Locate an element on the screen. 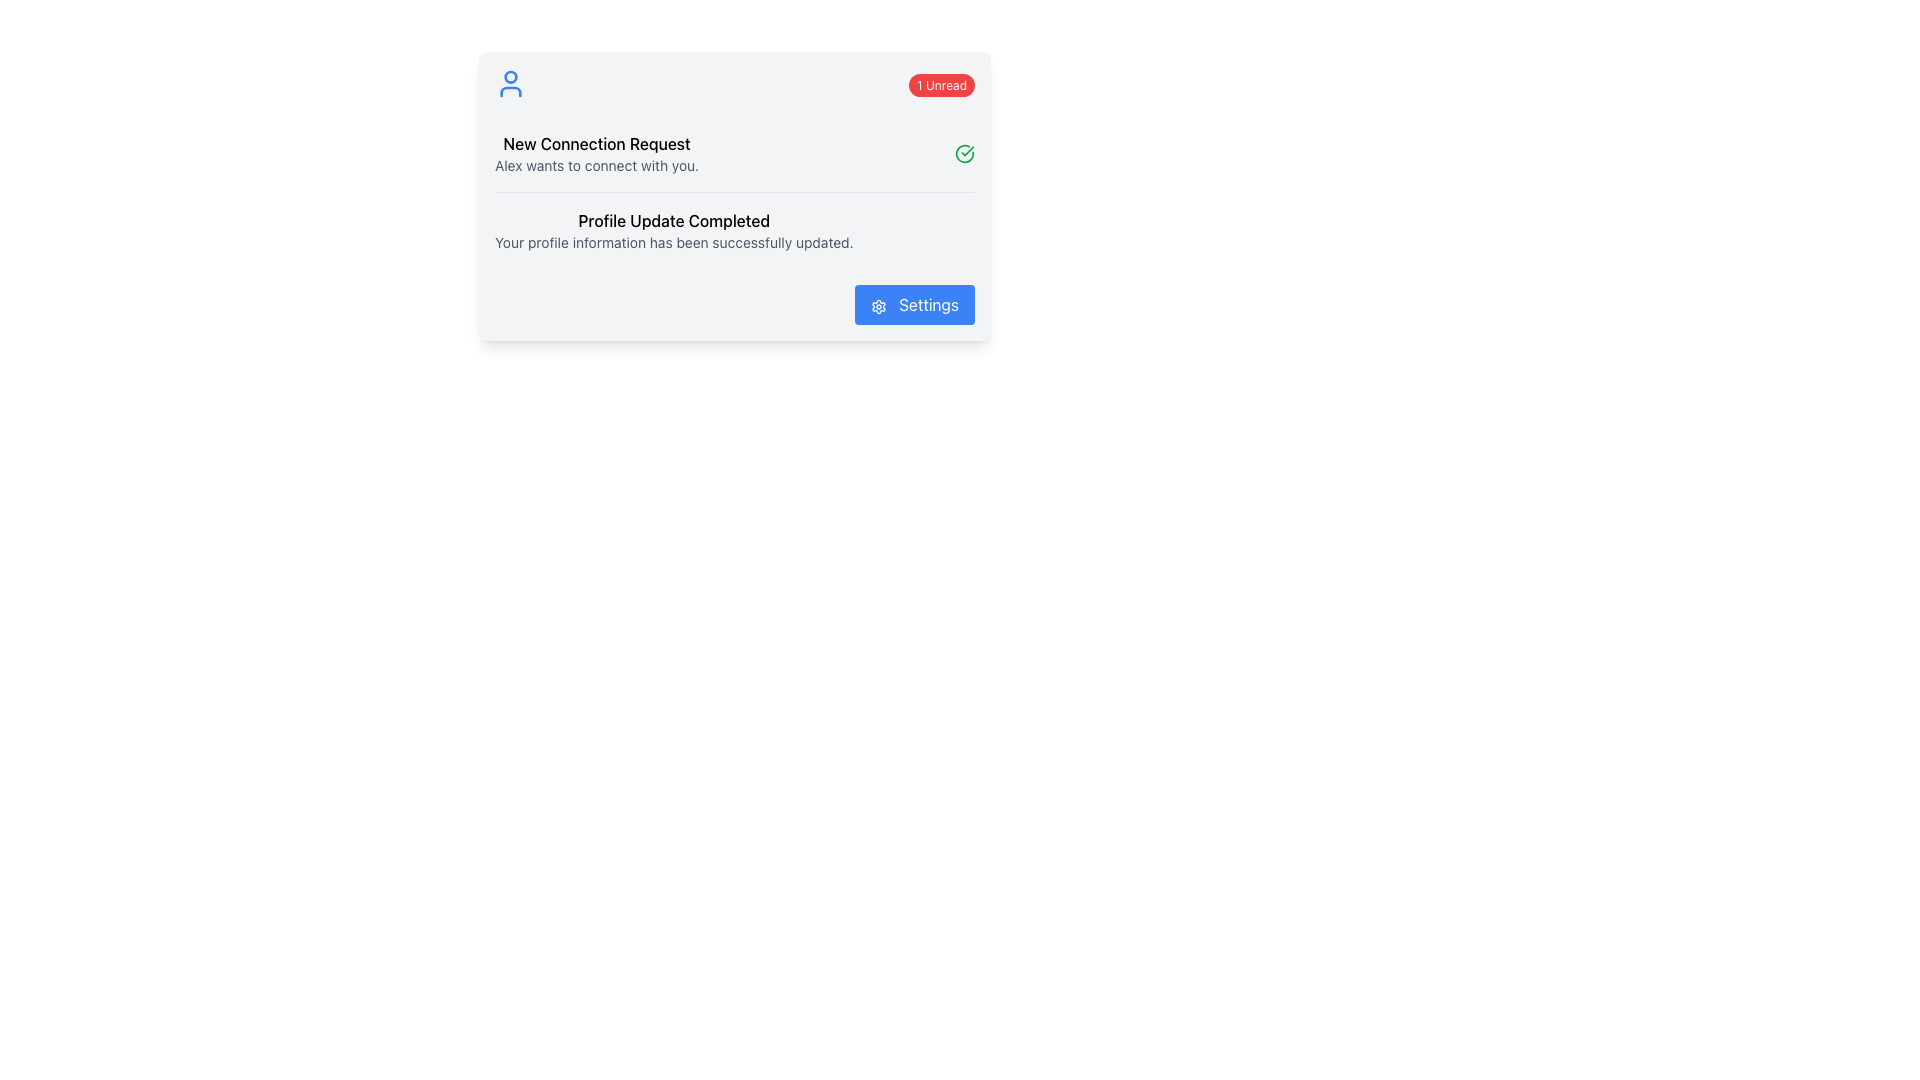 This screenshot has height=1080, width=1920. the settings icon located inside the 'Settings' button in the lower right corner of the card interface to potentially view tooltips is located at coordinates (878, 306).